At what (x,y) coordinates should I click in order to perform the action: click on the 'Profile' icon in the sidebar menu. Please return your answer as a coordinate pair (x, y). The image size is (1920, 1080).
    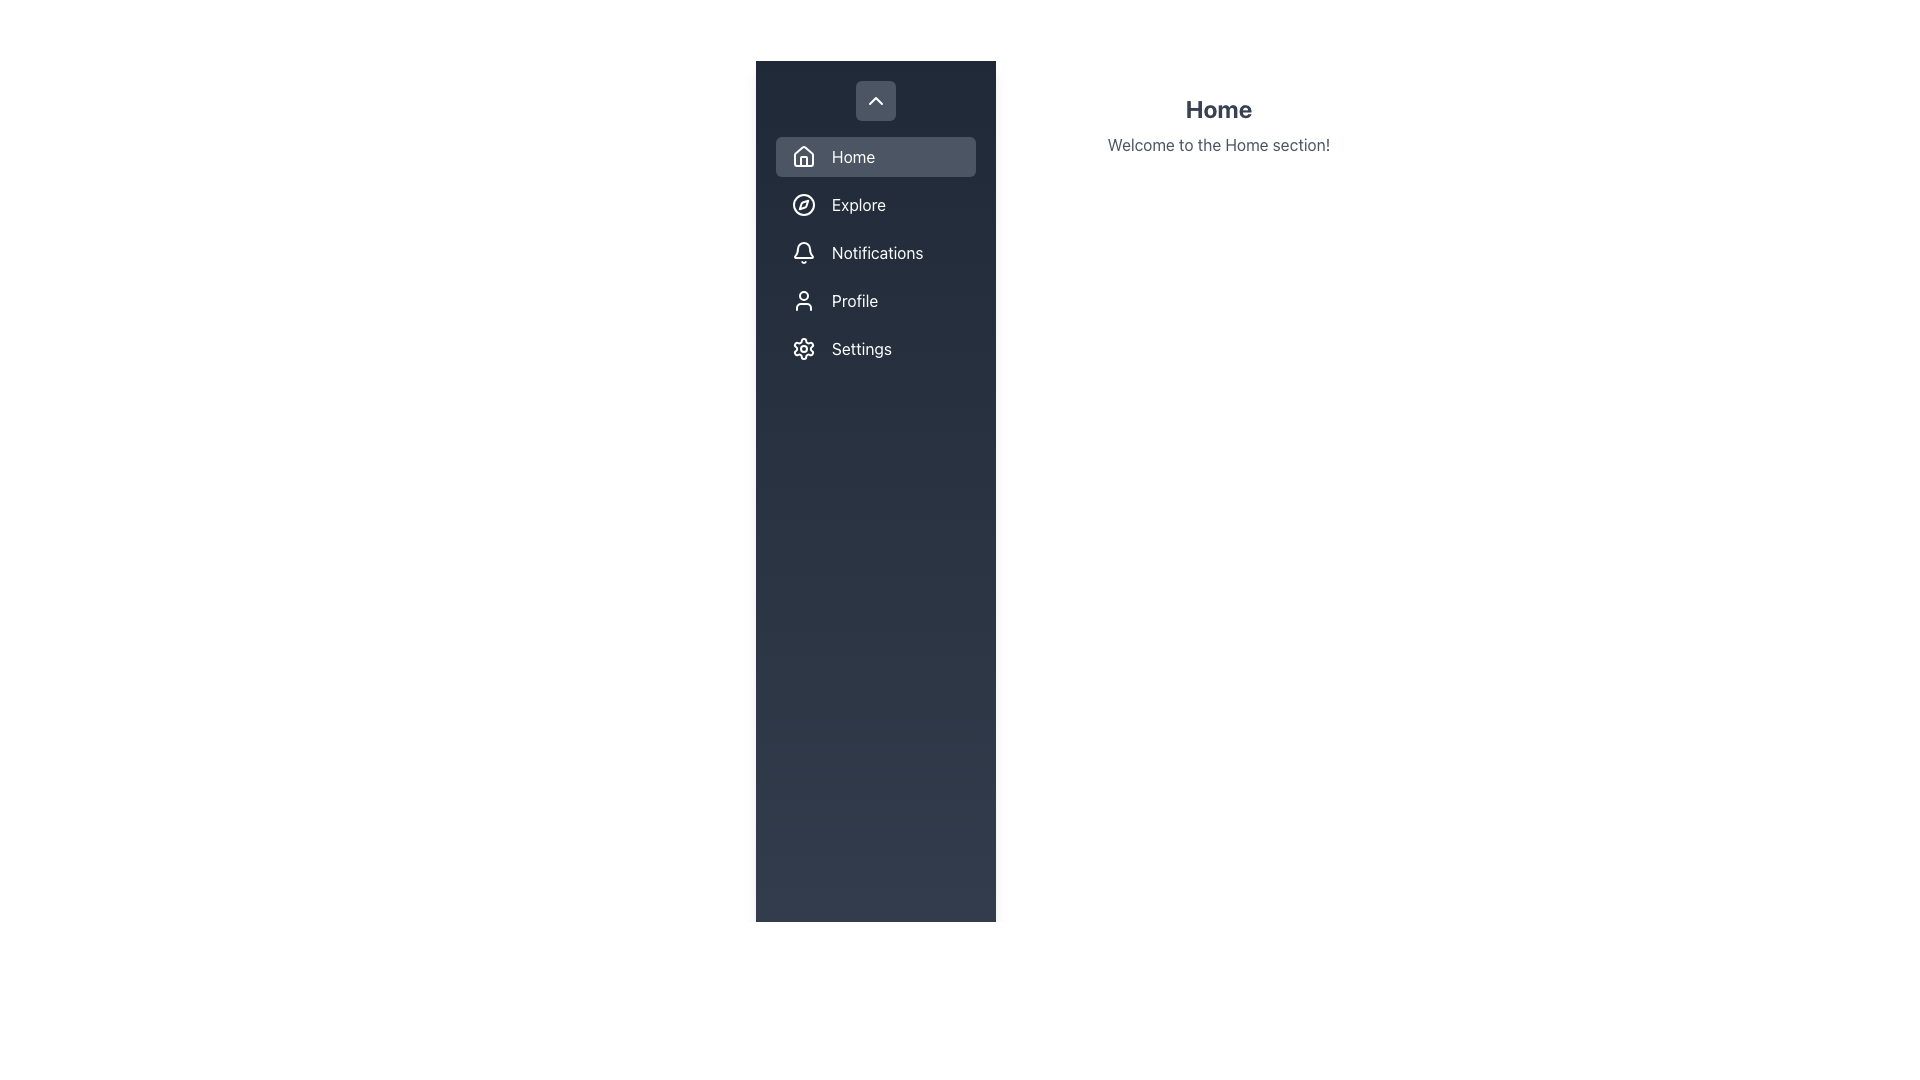
    Looking at the image, I should click on (804, 300).